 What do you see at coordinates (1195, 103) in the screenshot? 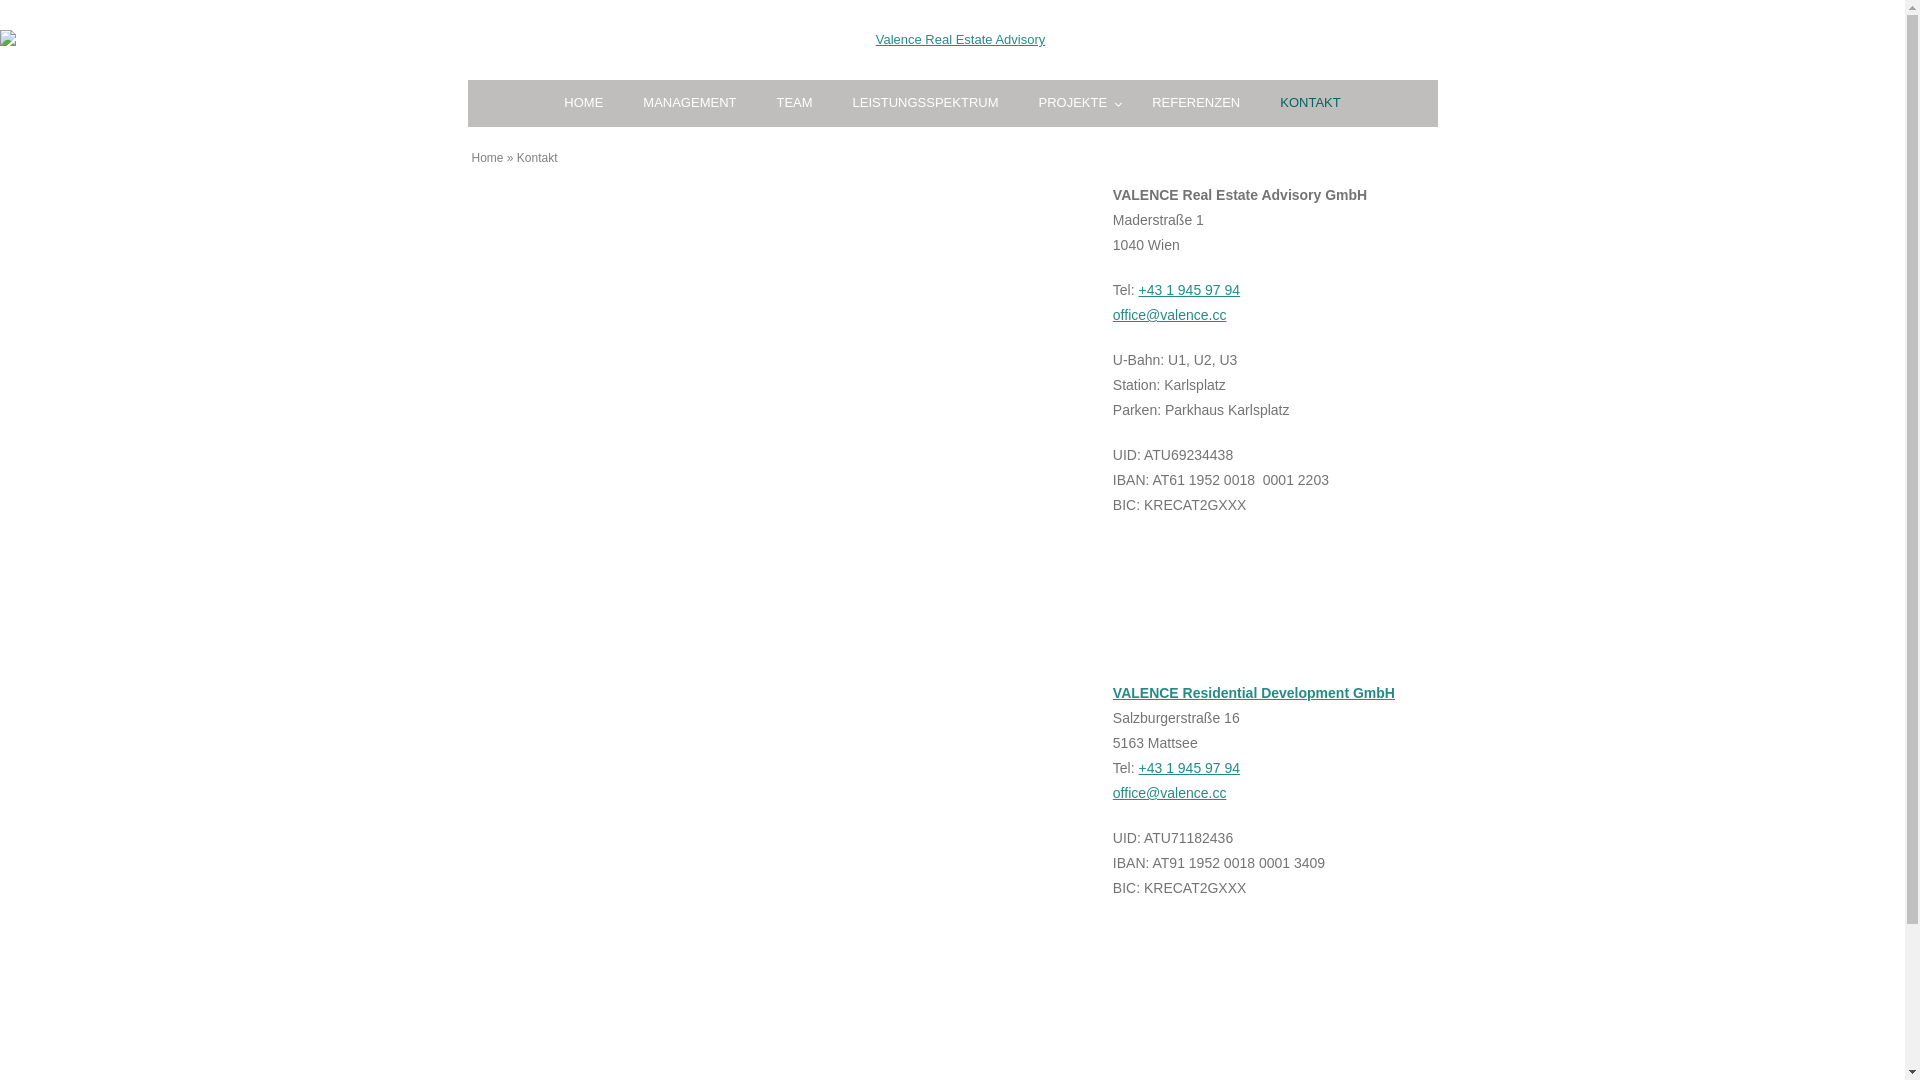
I see `'REFERENZEN'` at bounding box center [1195, 103].